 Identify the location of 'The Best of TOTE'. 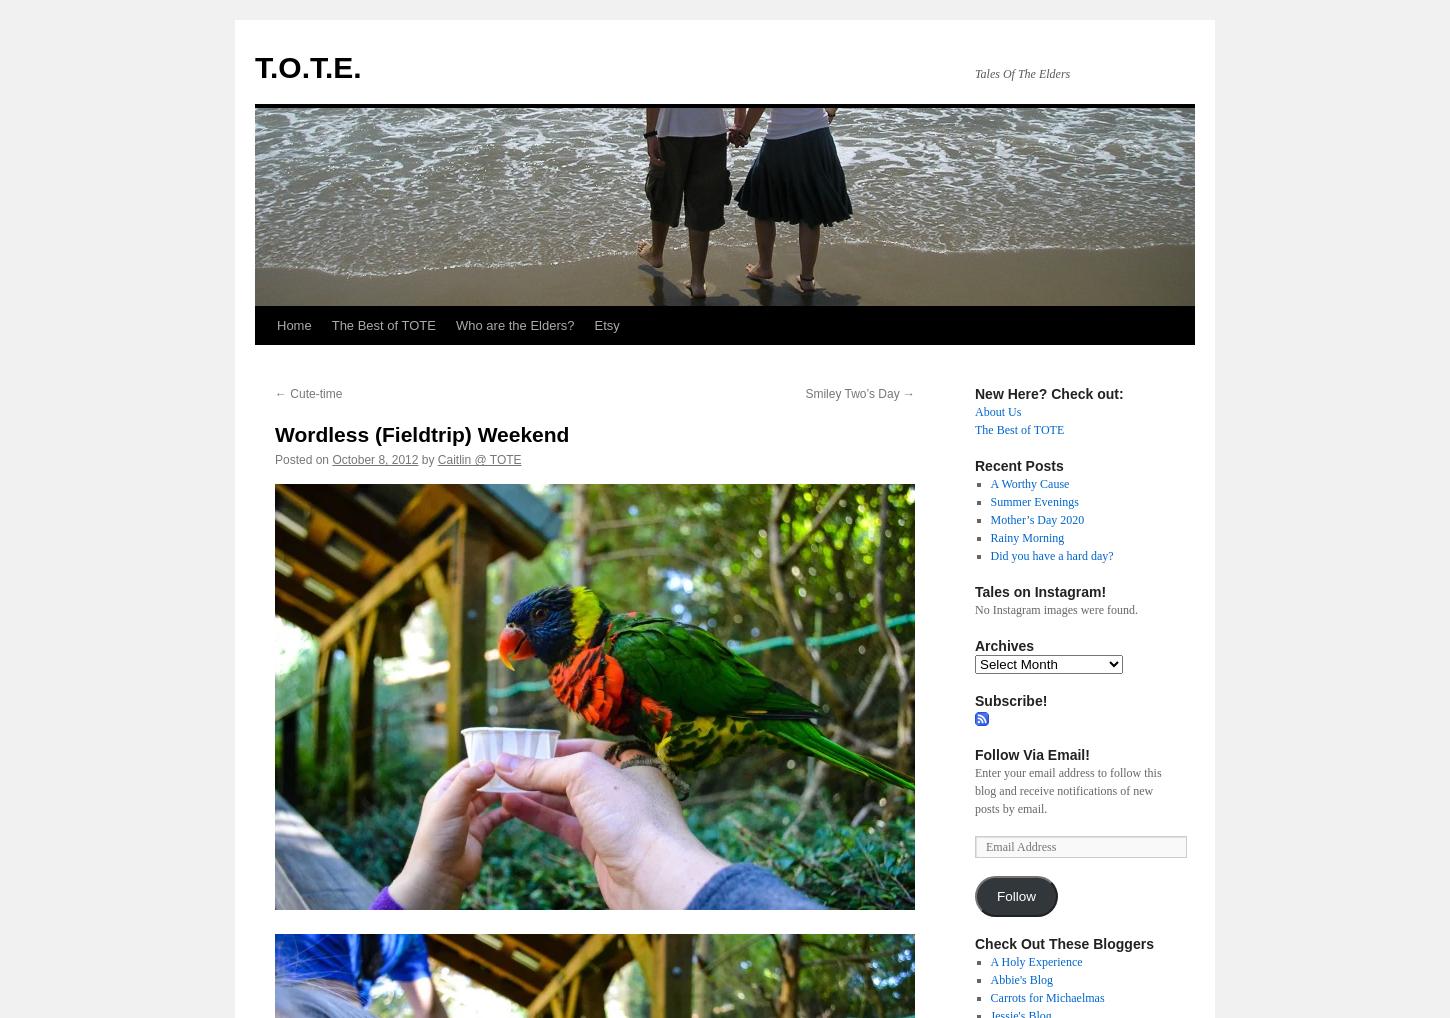
(1019, 429).